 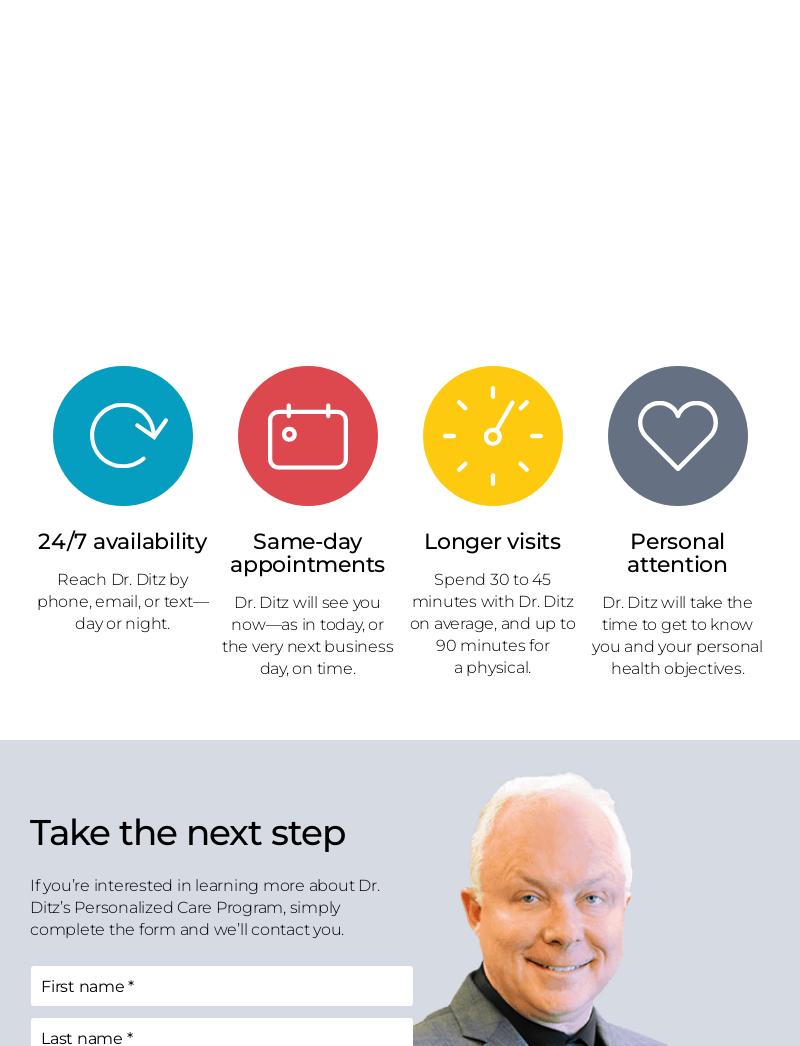 I want to click on 'Reach Dr. Ditz by phone, email, or text—day or night.', so click(x=121, y=600).